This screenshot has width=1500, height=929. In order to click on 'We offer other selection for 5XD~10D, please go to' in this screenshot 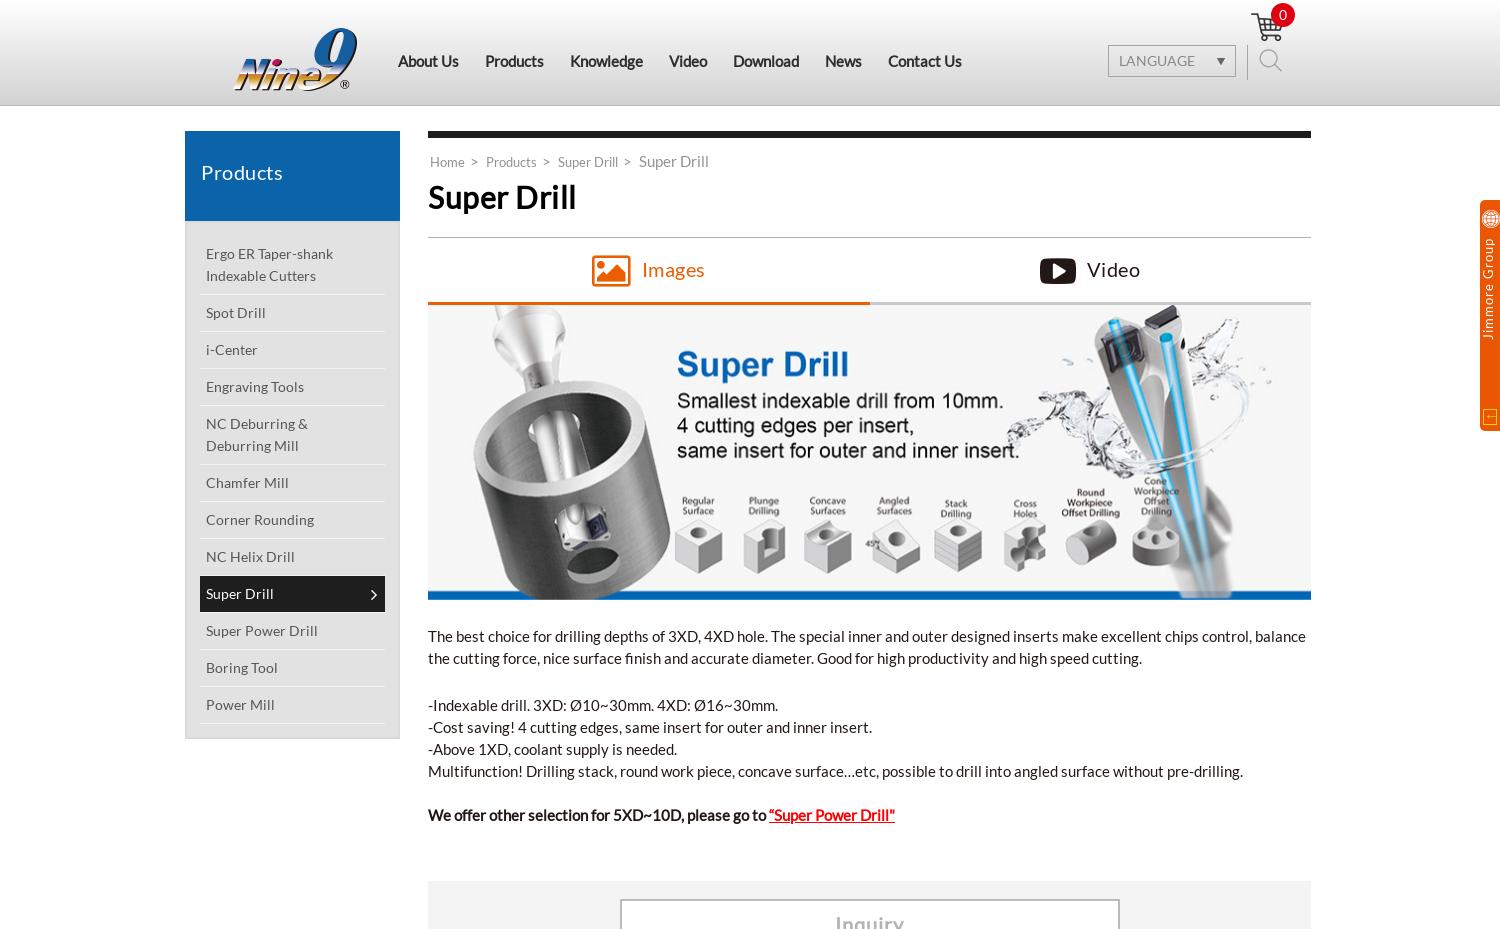, I will do `click(597, 812)`.